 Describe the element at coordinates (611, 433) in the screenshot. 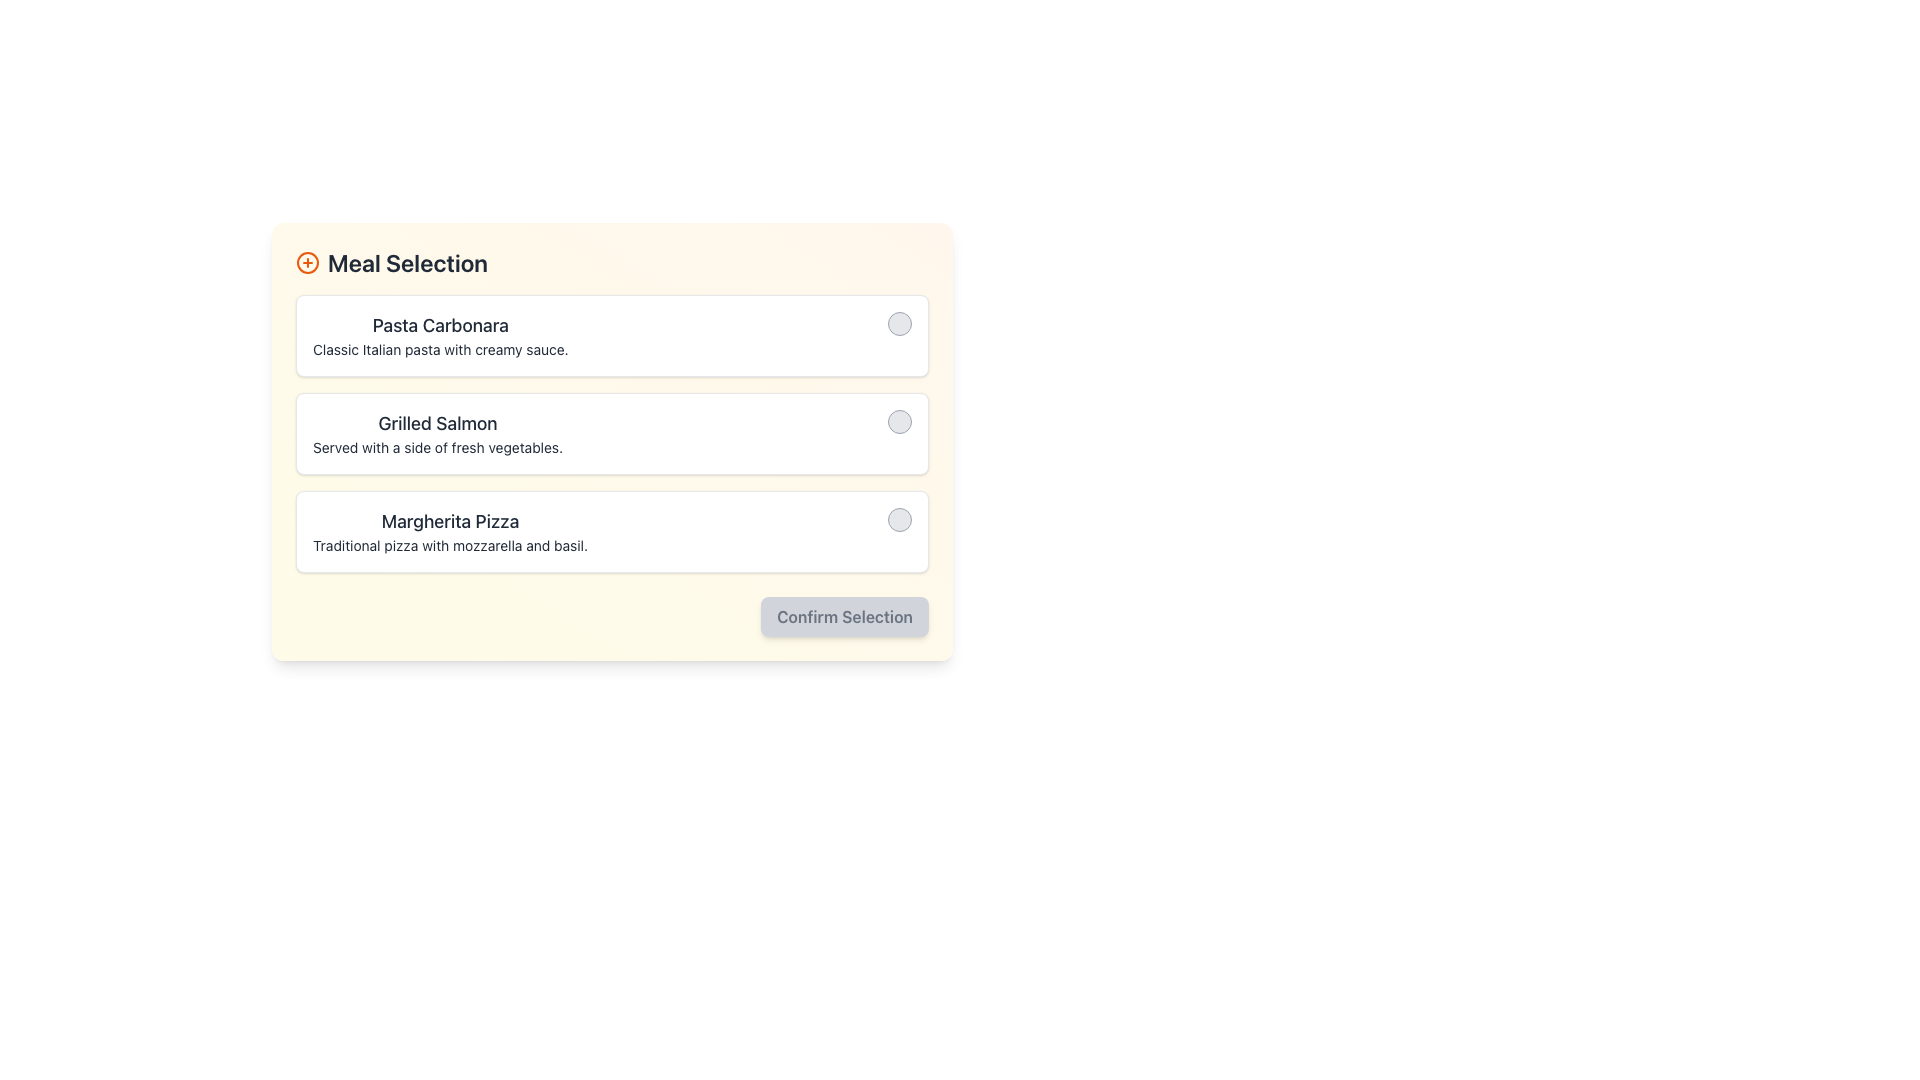

I see `the interactive list item displaying 'Grilled Salmon'` at that location.